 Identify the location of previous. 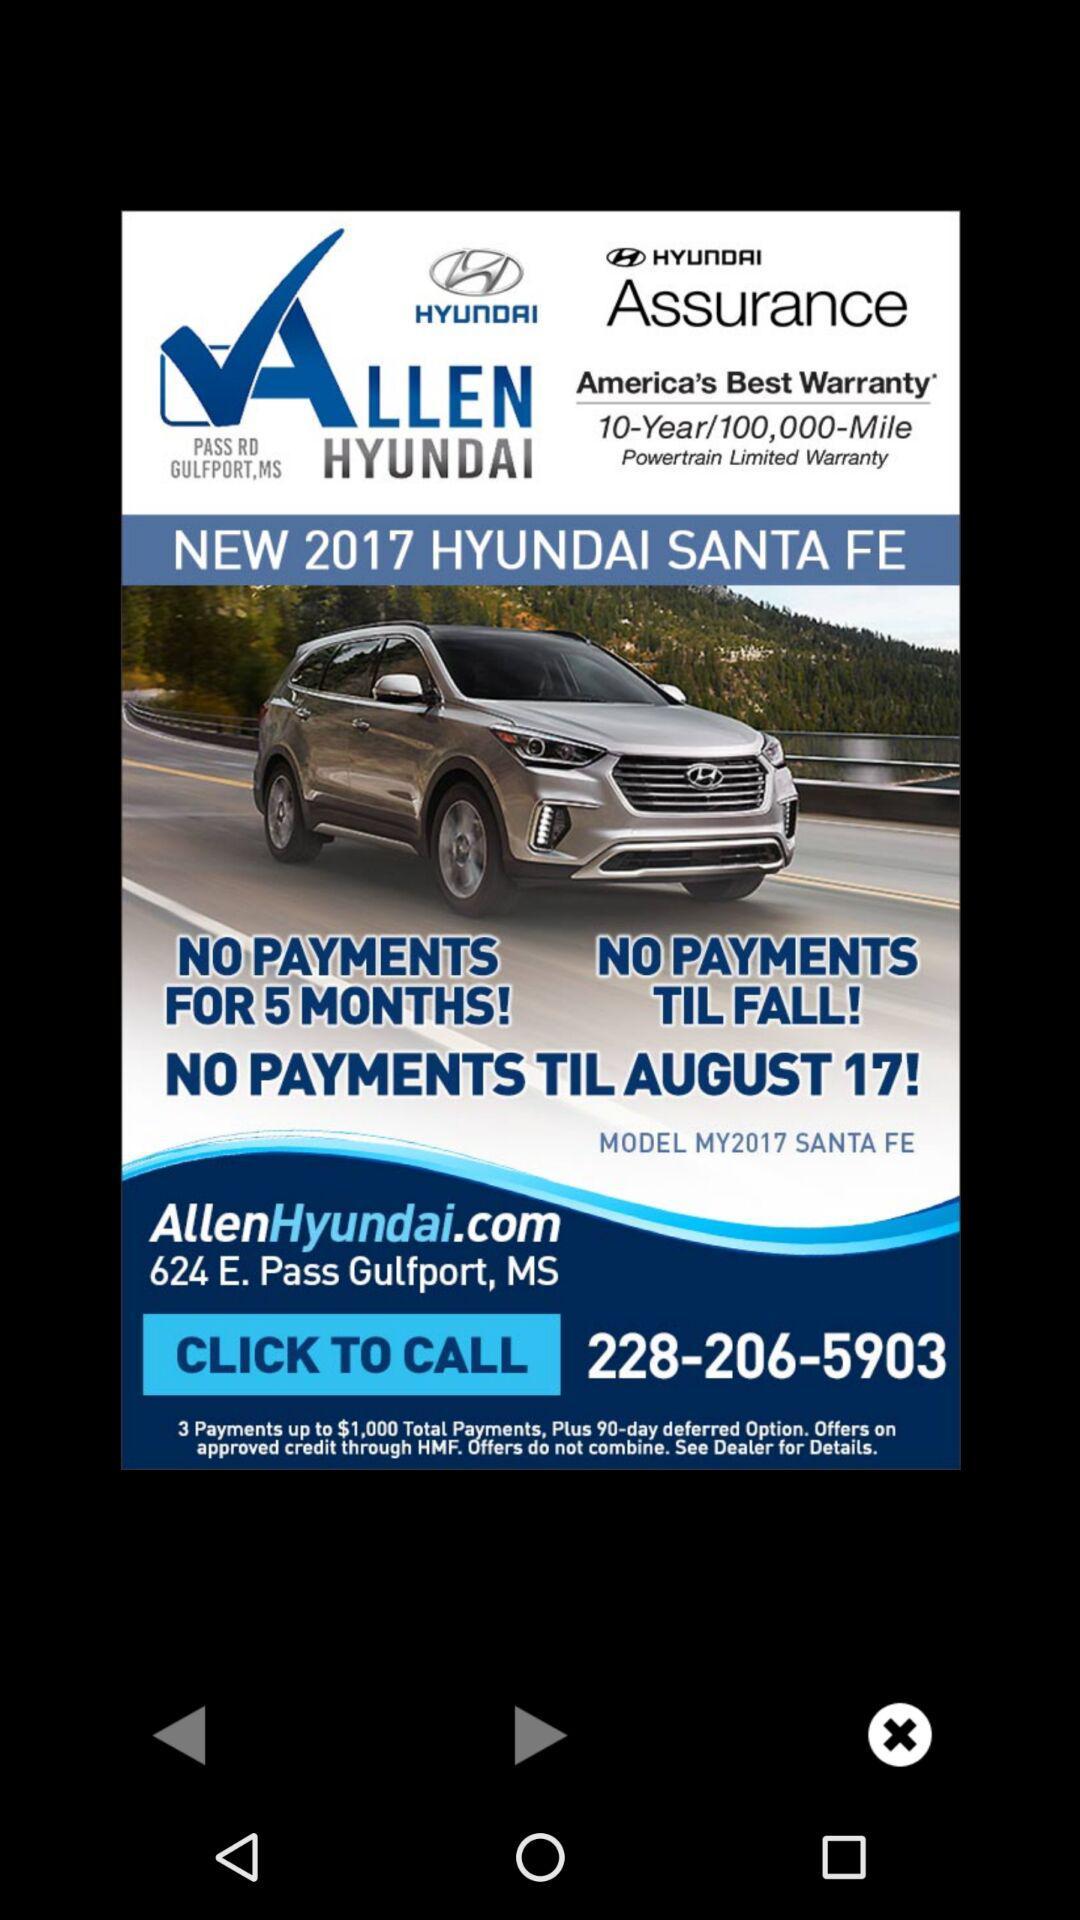
(180, 1733).